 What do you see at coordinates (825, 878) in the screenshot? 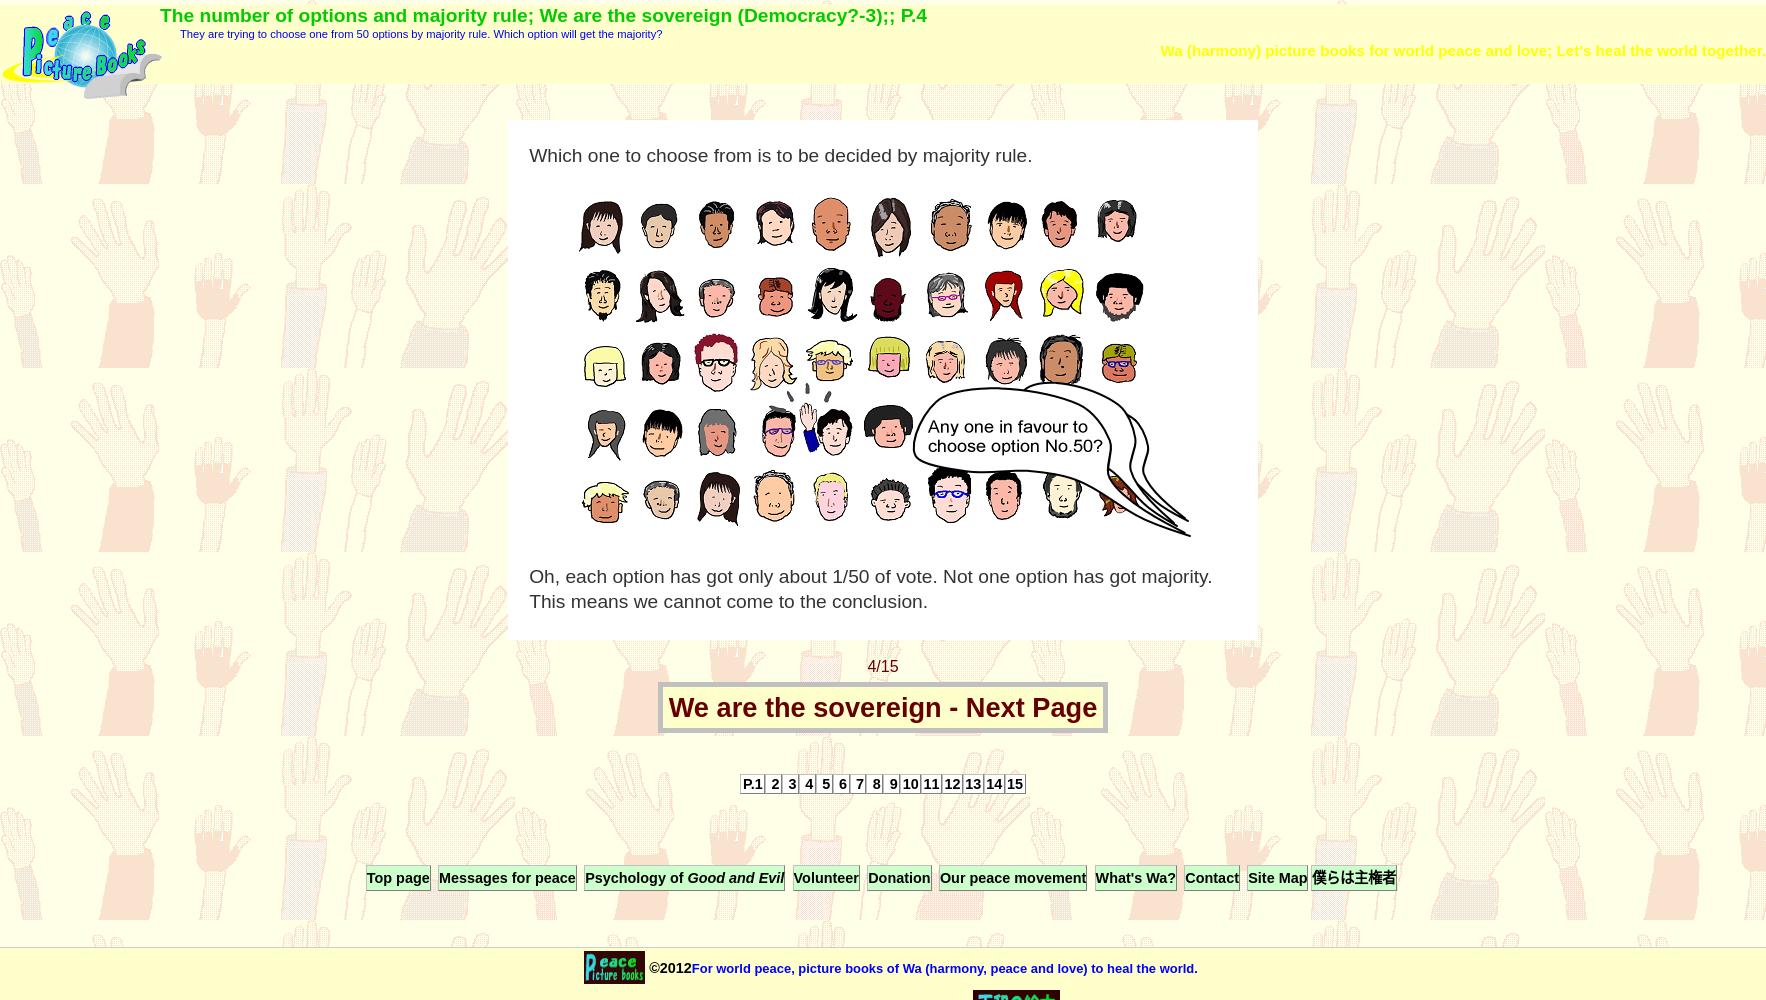
I see `'Volunteer'` at bounding box center [825, 878].